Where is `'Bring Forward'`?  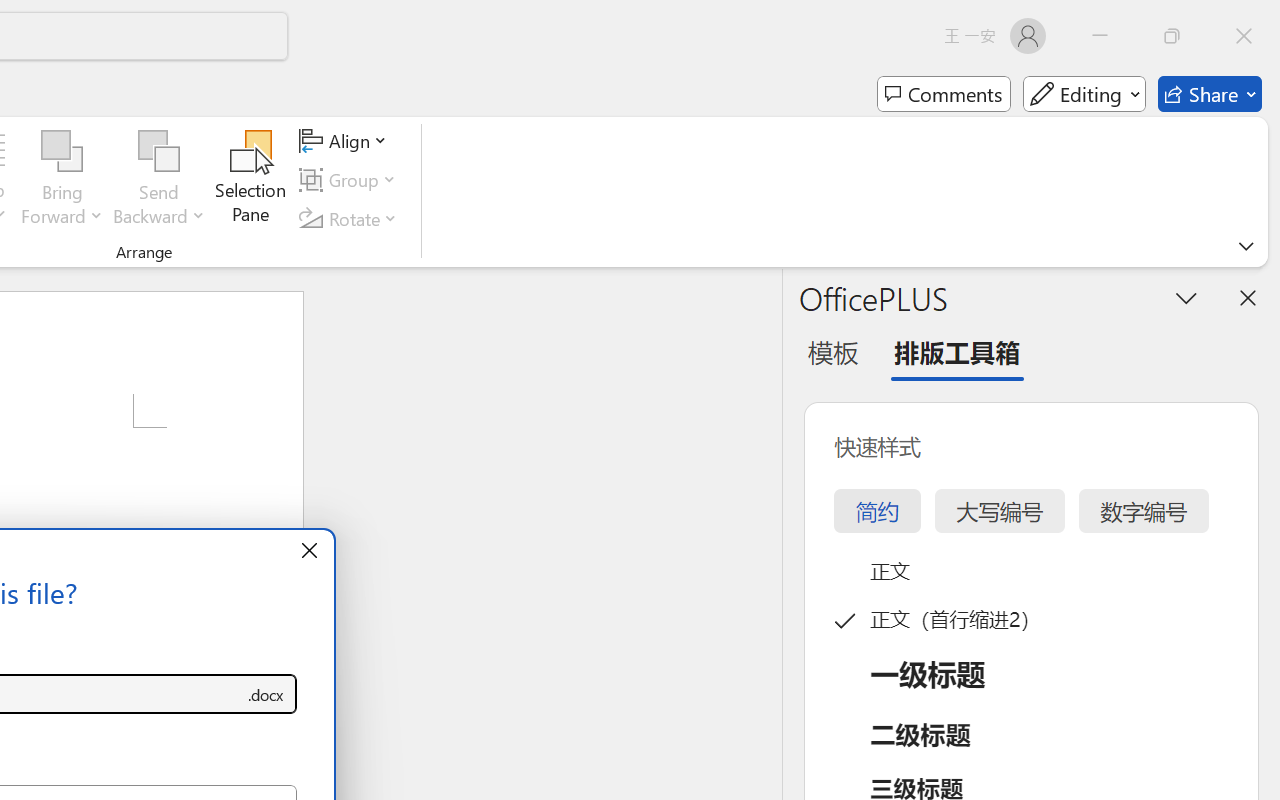 'Bring Forward' is located at coordinates (62, 179).